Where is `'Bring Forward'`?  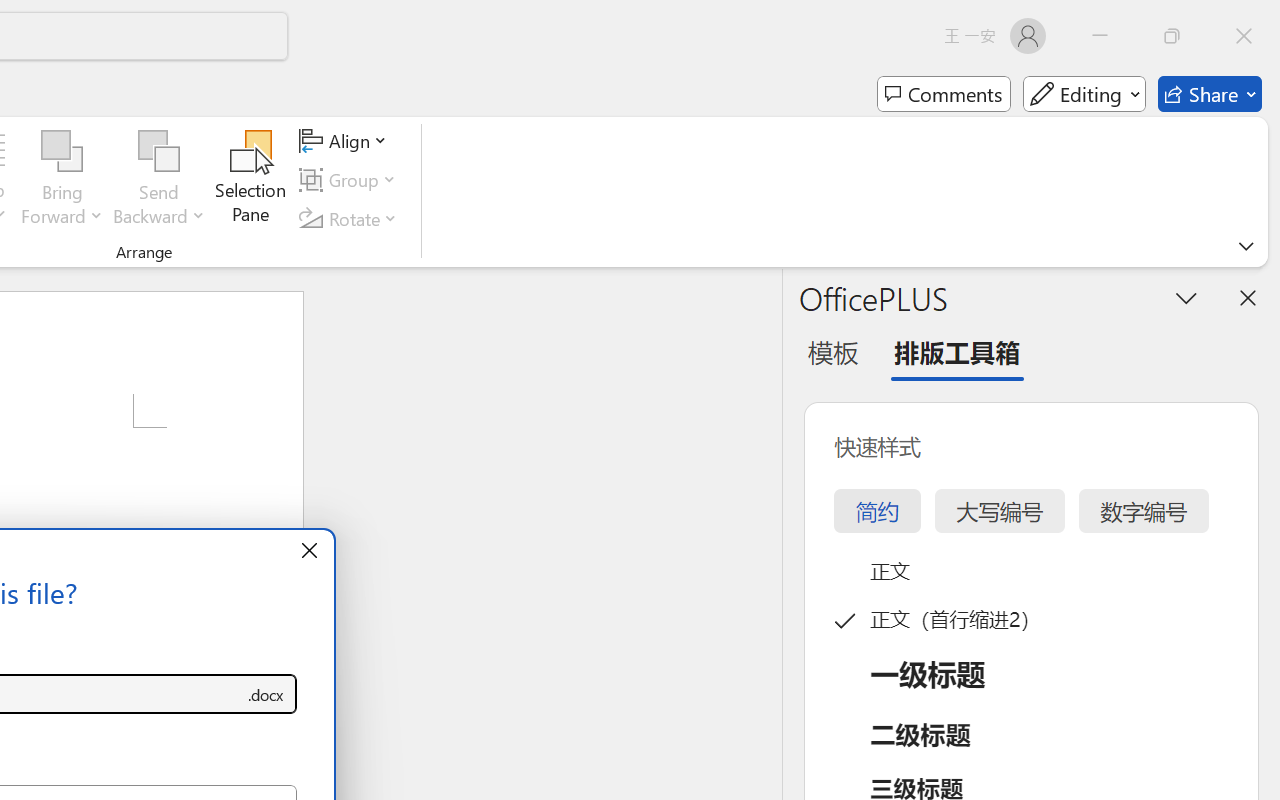 'Bring Forward' is located at coordinates (62, 179).